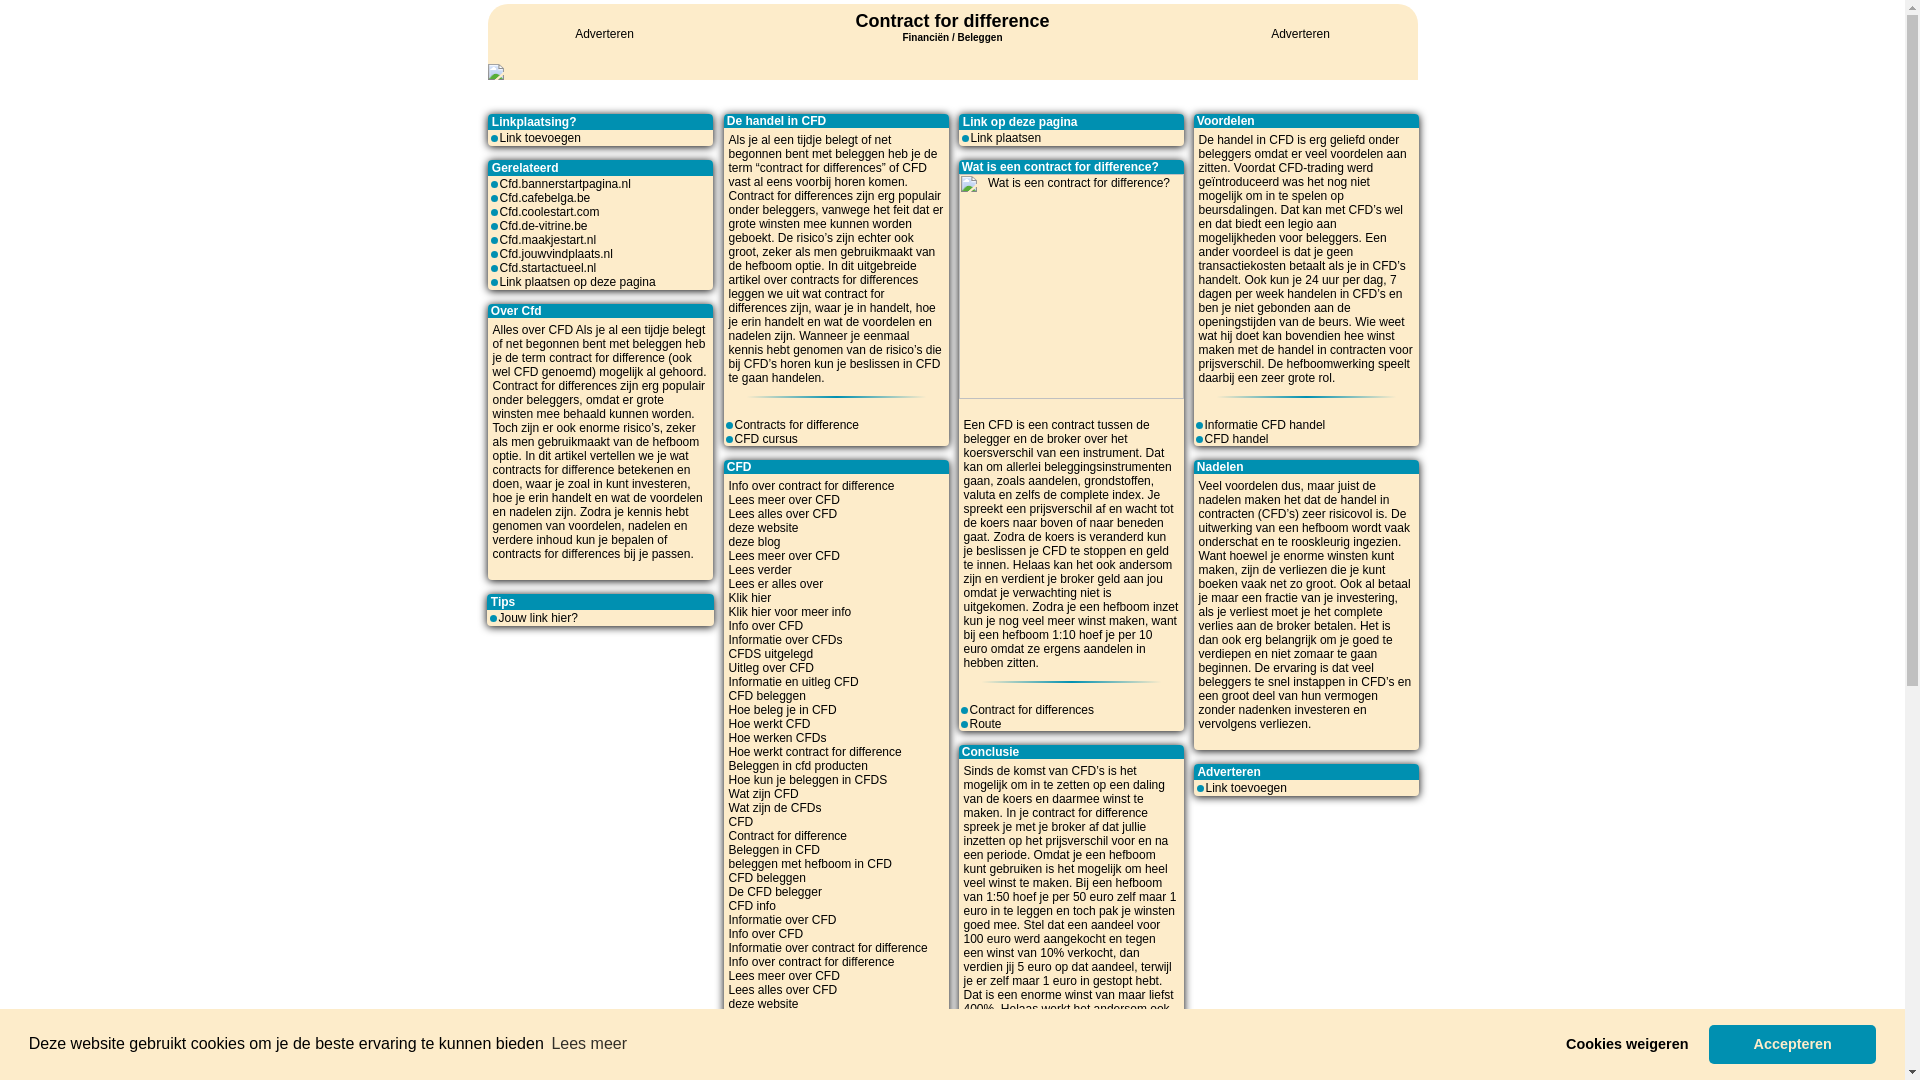  I want to click on 'beleggen met hefboom in CFD', so click(809, 863).